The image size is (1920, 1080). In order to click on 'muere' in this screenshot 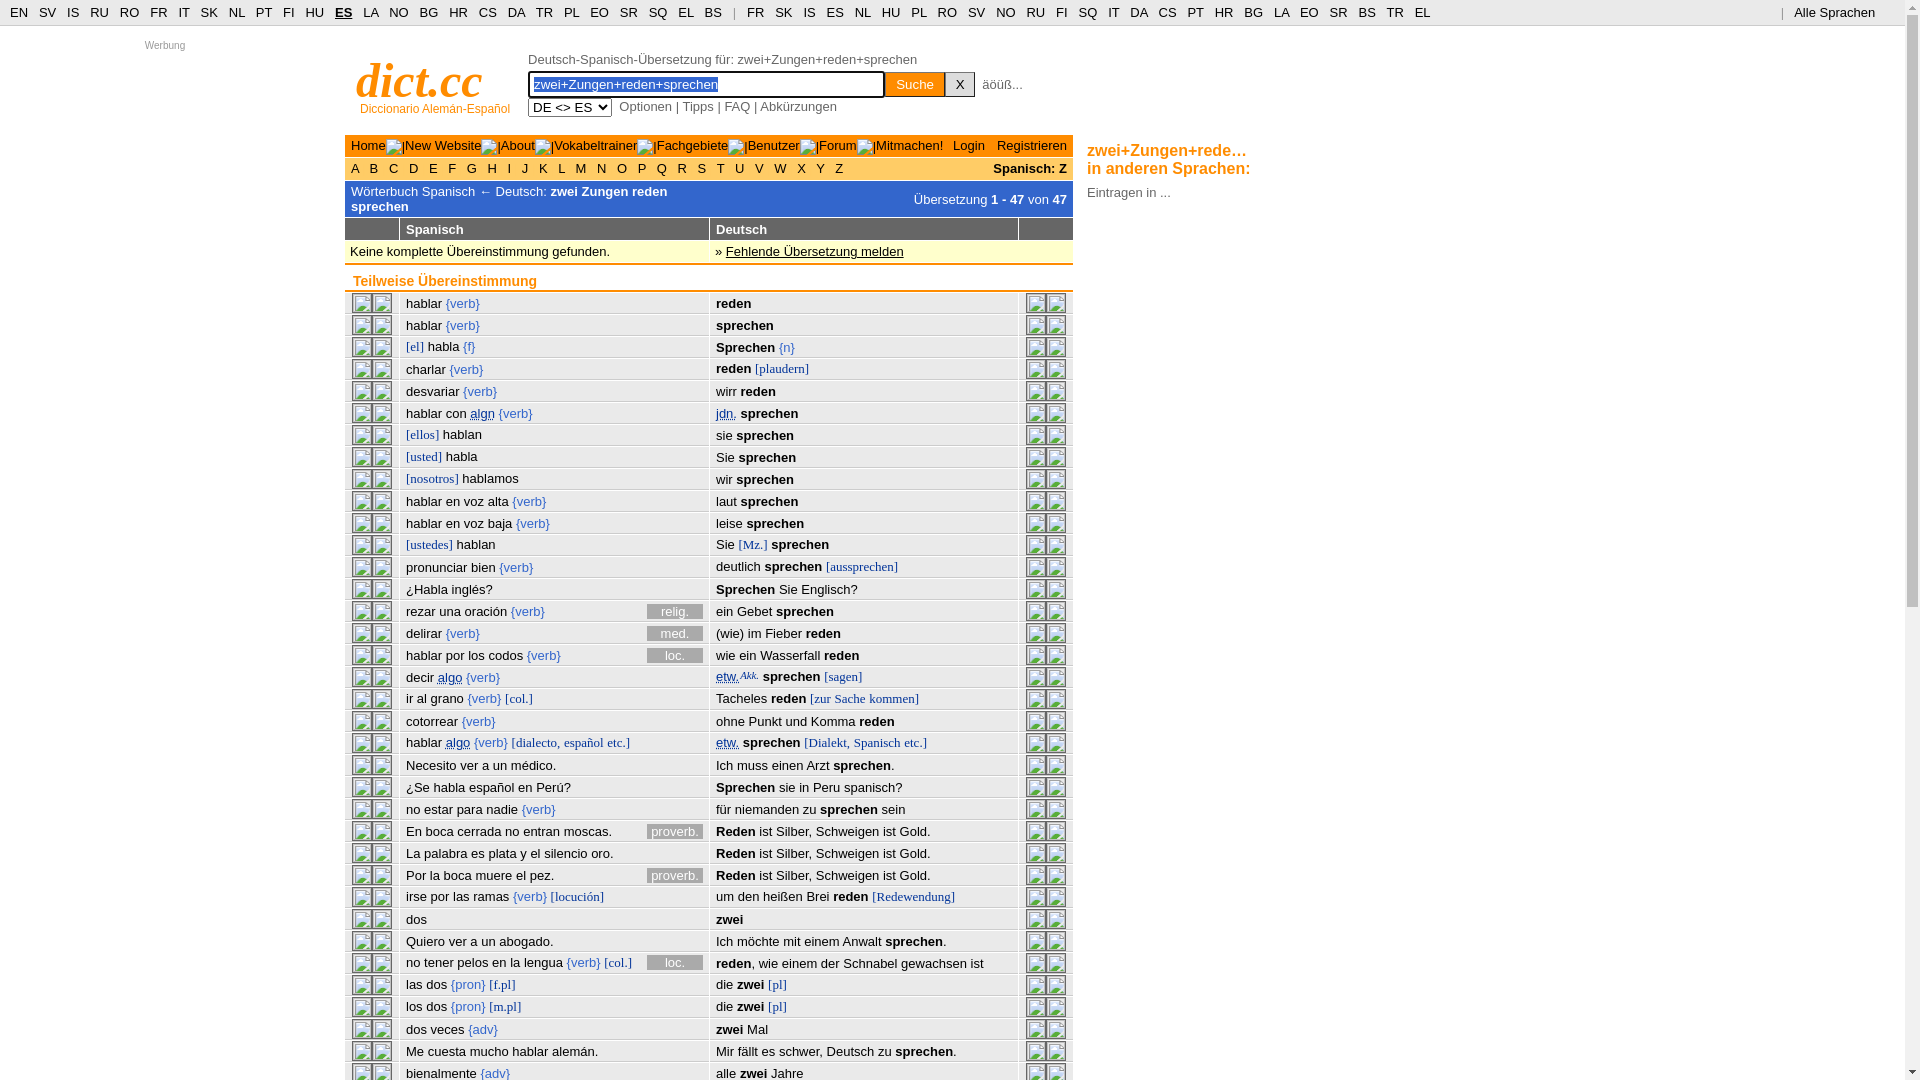, I will do `click(474, 874)`.